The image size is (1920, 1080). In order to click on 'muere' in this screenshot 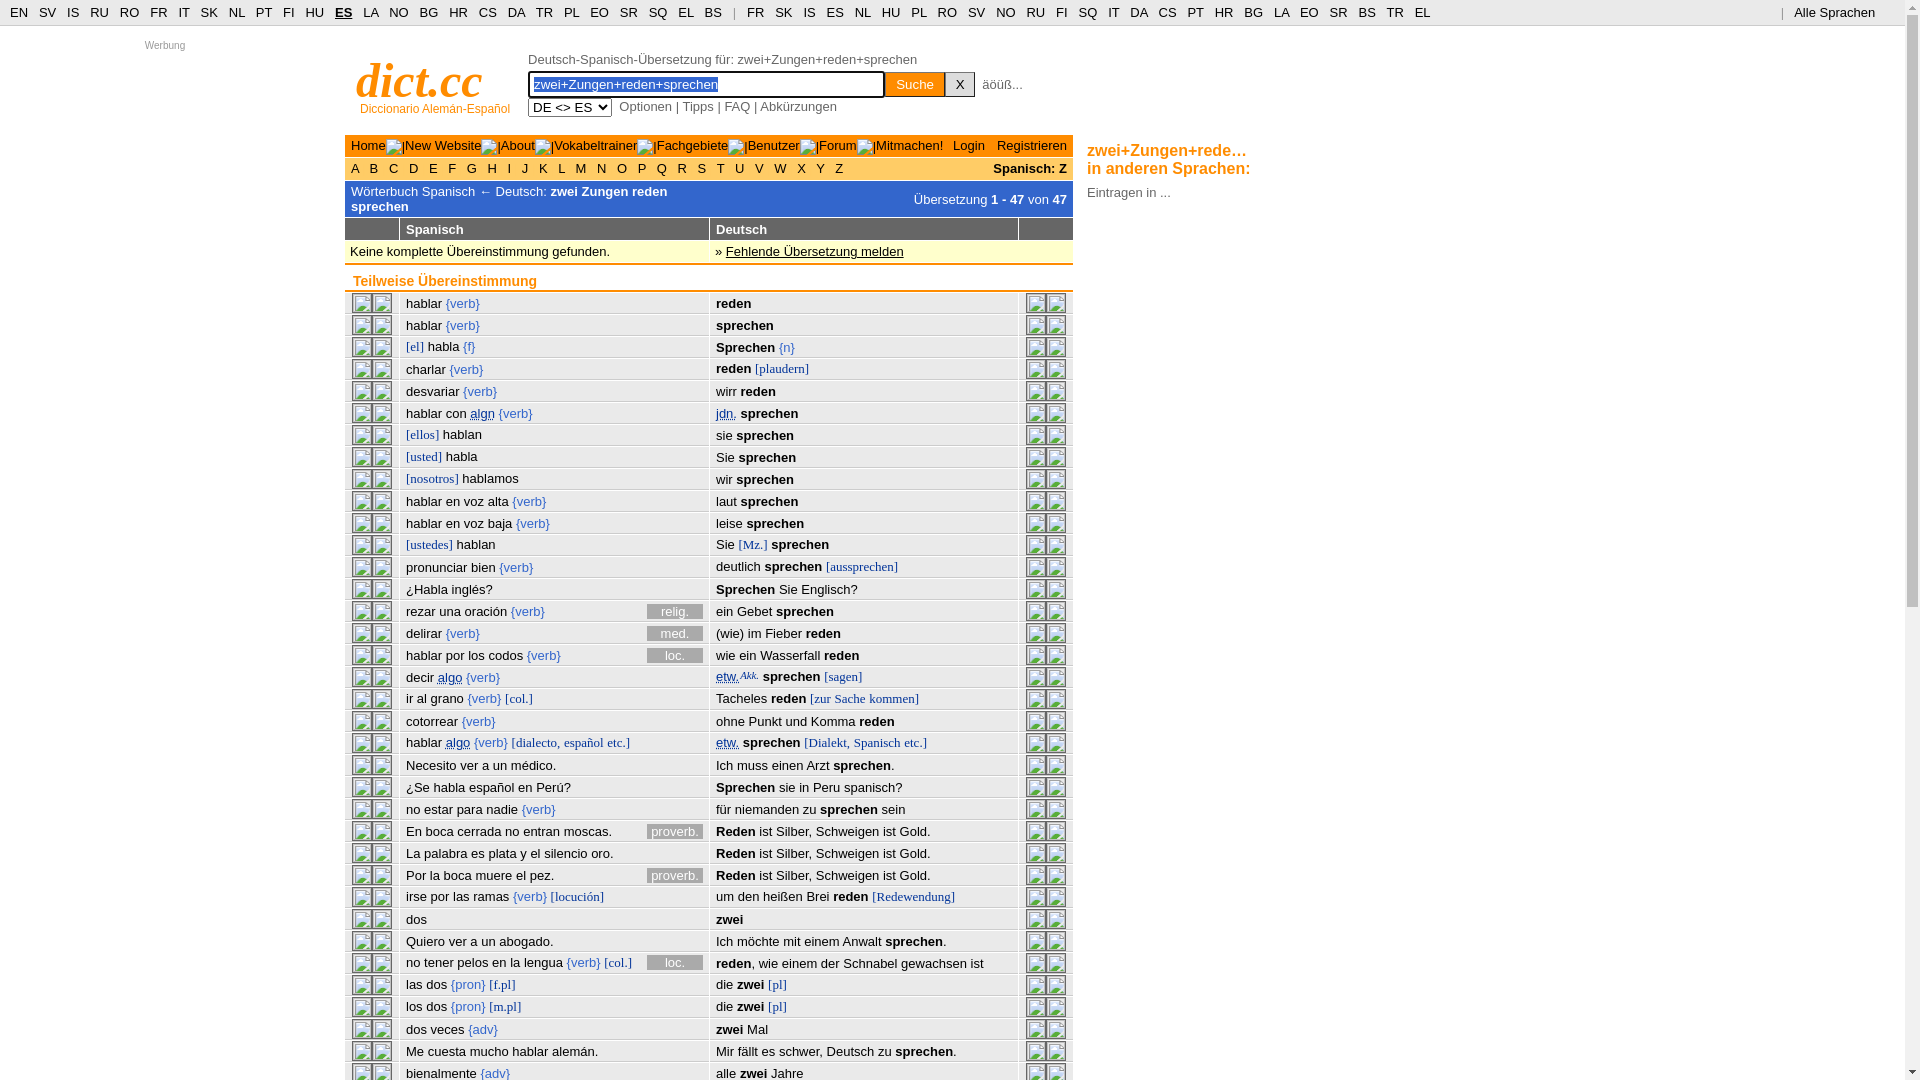, I will do `click(474, 874)`.